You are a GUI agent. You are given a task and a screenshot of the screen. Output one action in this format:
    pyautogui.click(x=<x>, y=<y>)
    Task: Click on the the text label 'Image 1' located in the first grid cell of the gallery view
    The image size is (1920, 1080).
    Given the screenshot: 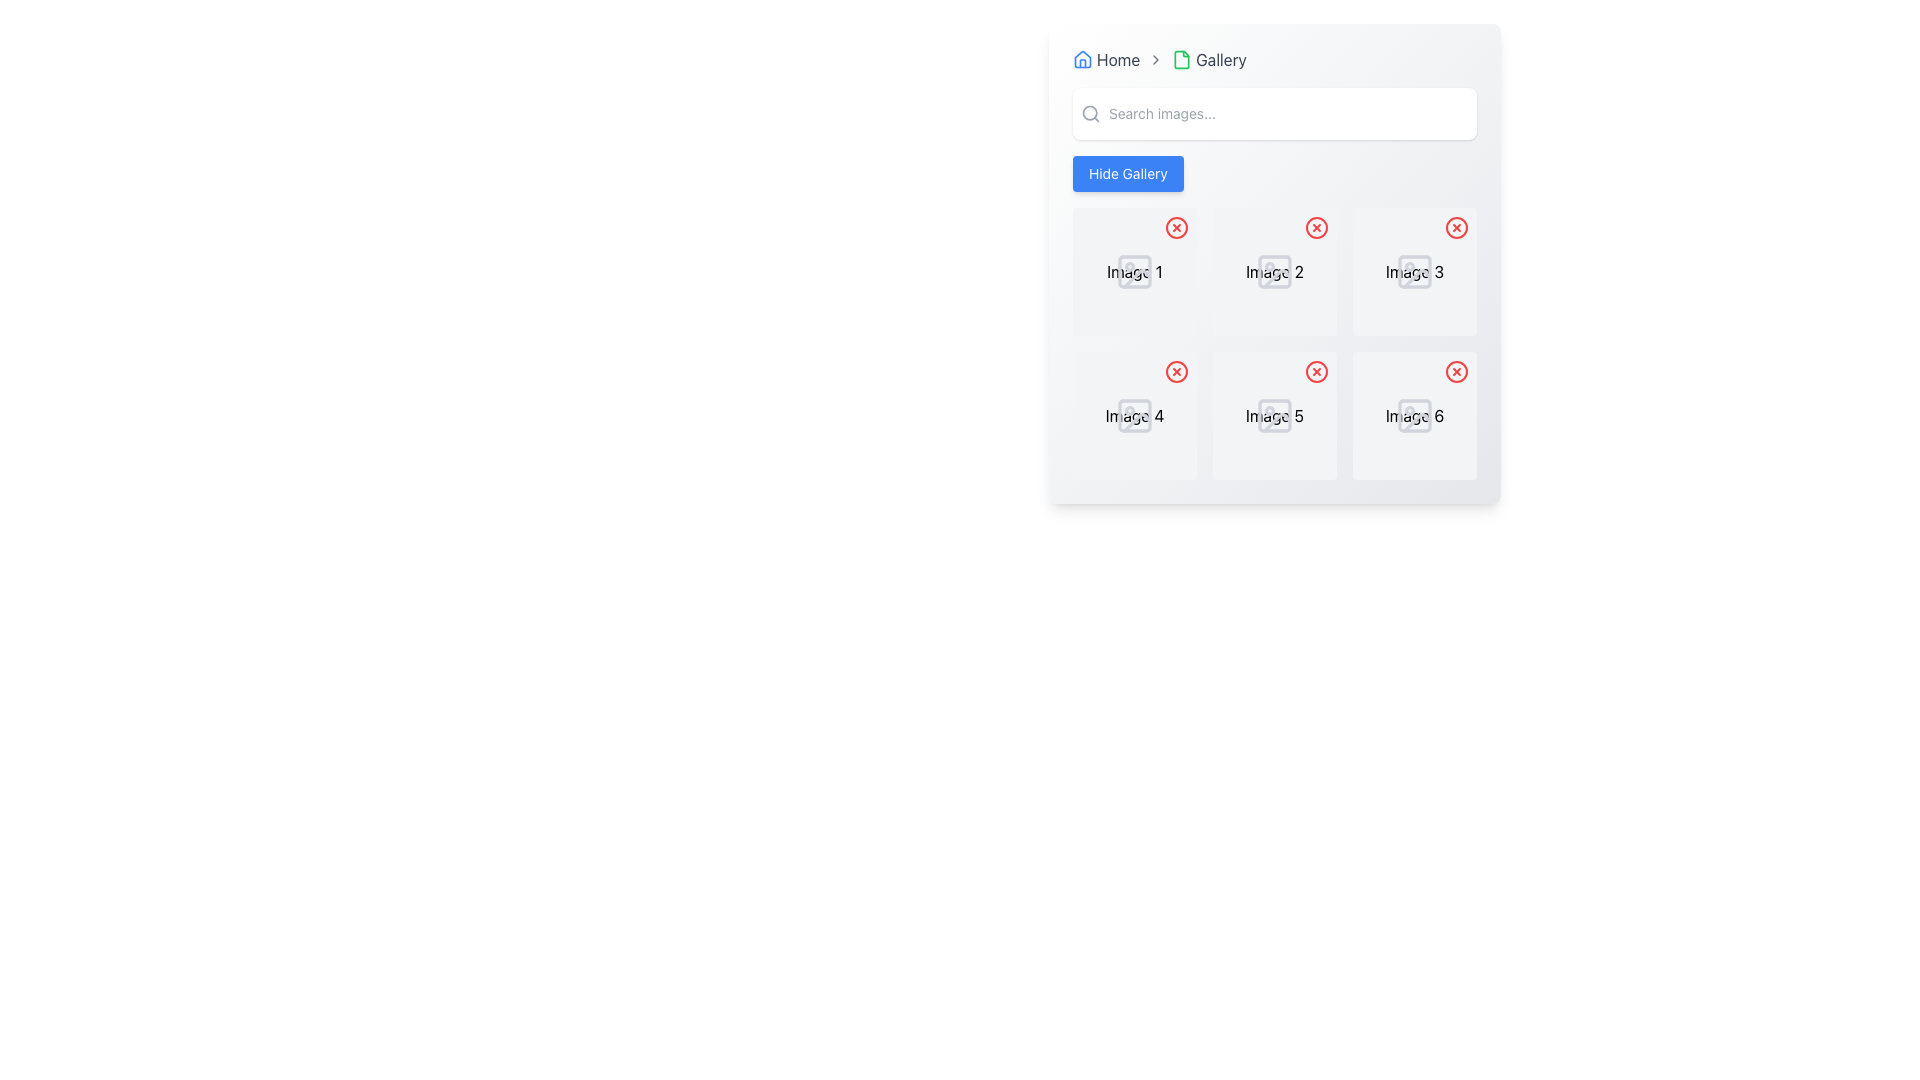 What is the action you would take?
    pyautogui.click(x=1134, y=272)
    